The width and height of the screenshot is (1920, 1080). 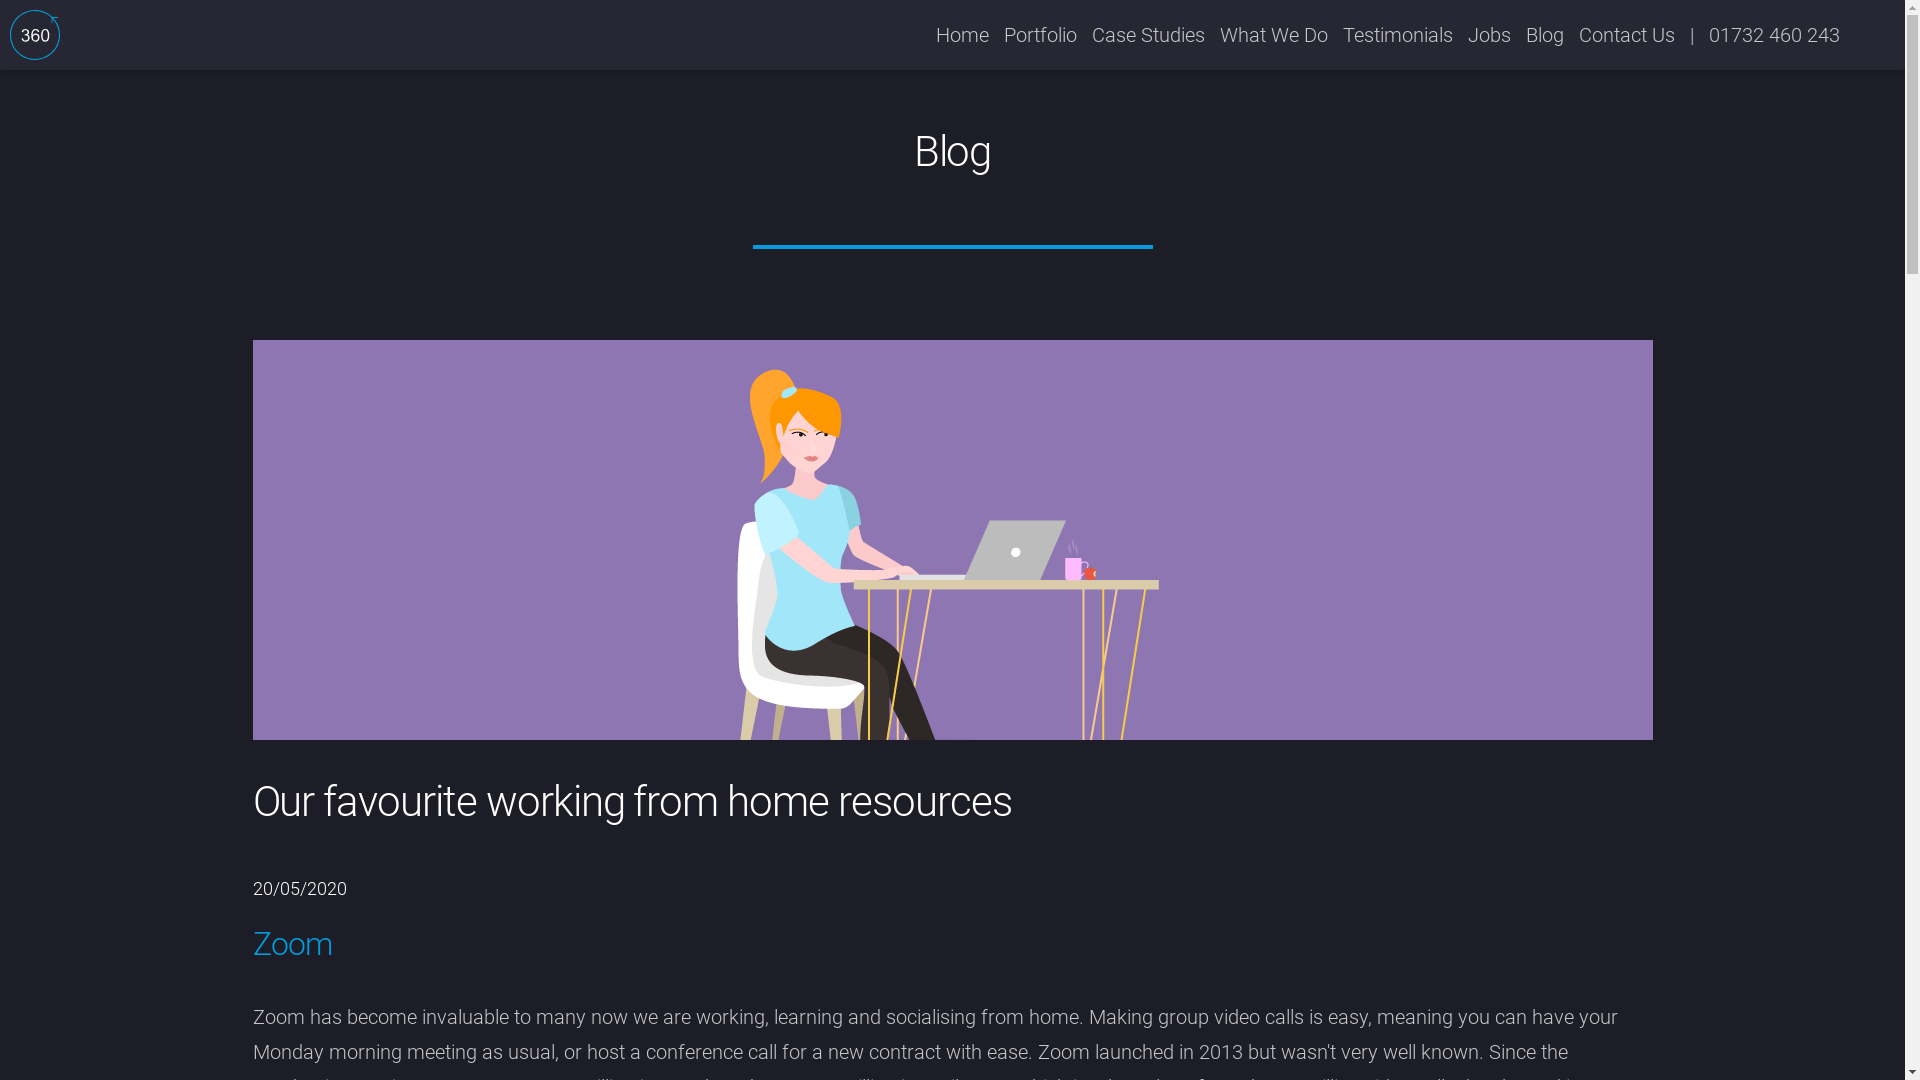 I want to click on 'What We Do', so click(x=1272, y=35).